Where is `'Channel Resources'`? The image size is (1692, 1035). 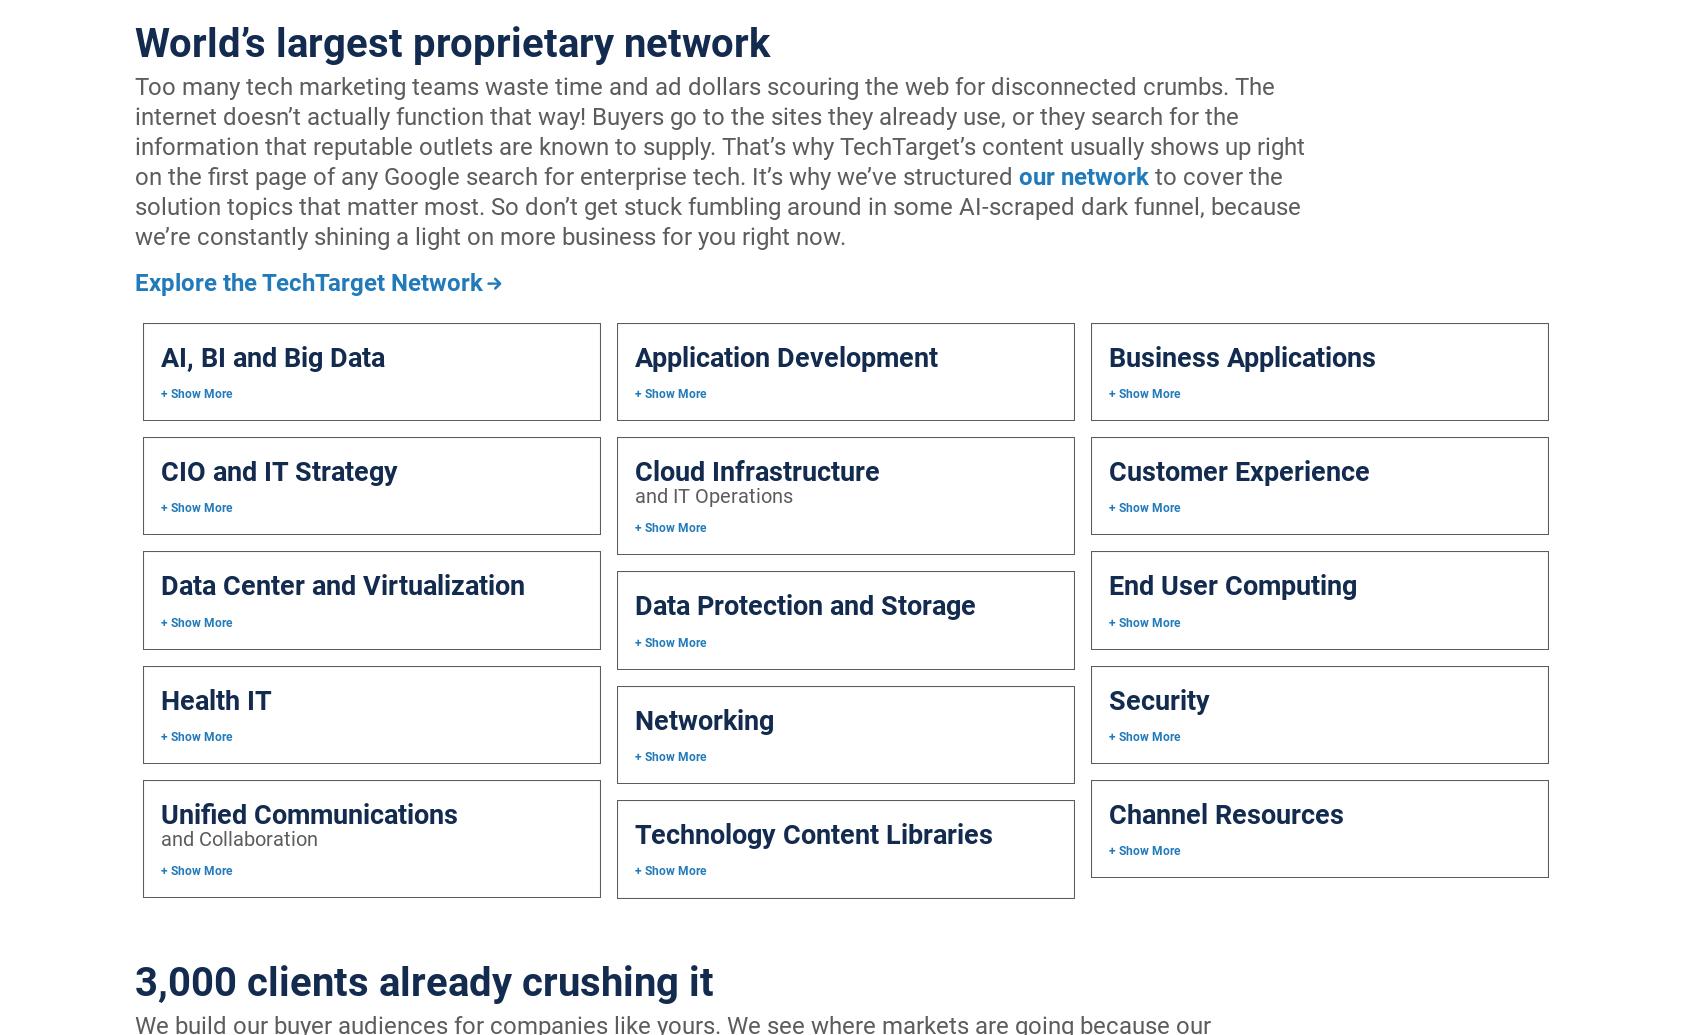
'Channel Resources' is located at coordinates (1107, 813).